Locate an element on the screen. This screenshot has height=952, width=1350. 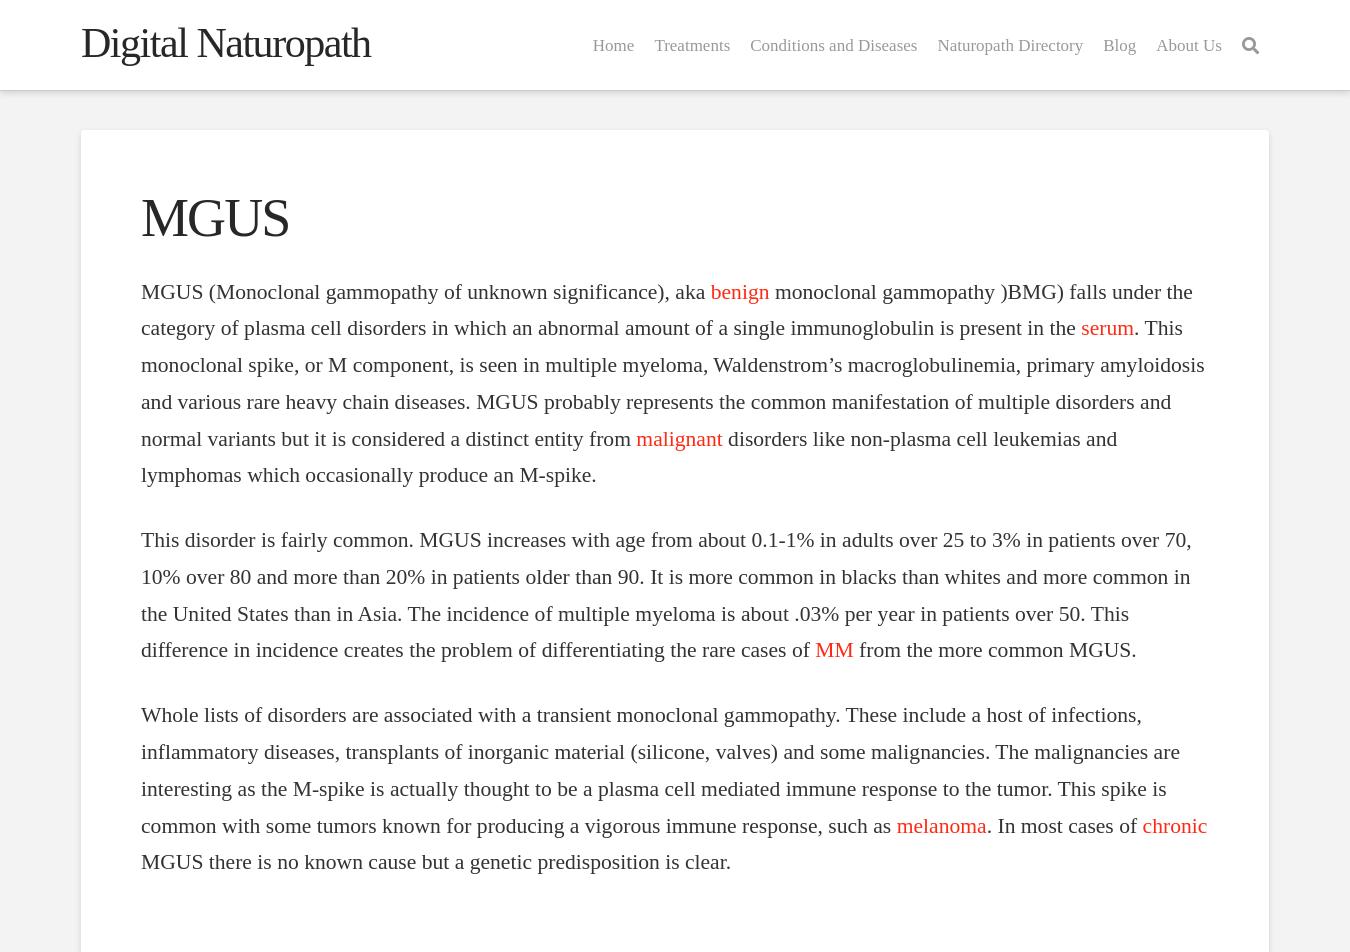
'Digital Naturopath' is located at coordinates (225, 43).